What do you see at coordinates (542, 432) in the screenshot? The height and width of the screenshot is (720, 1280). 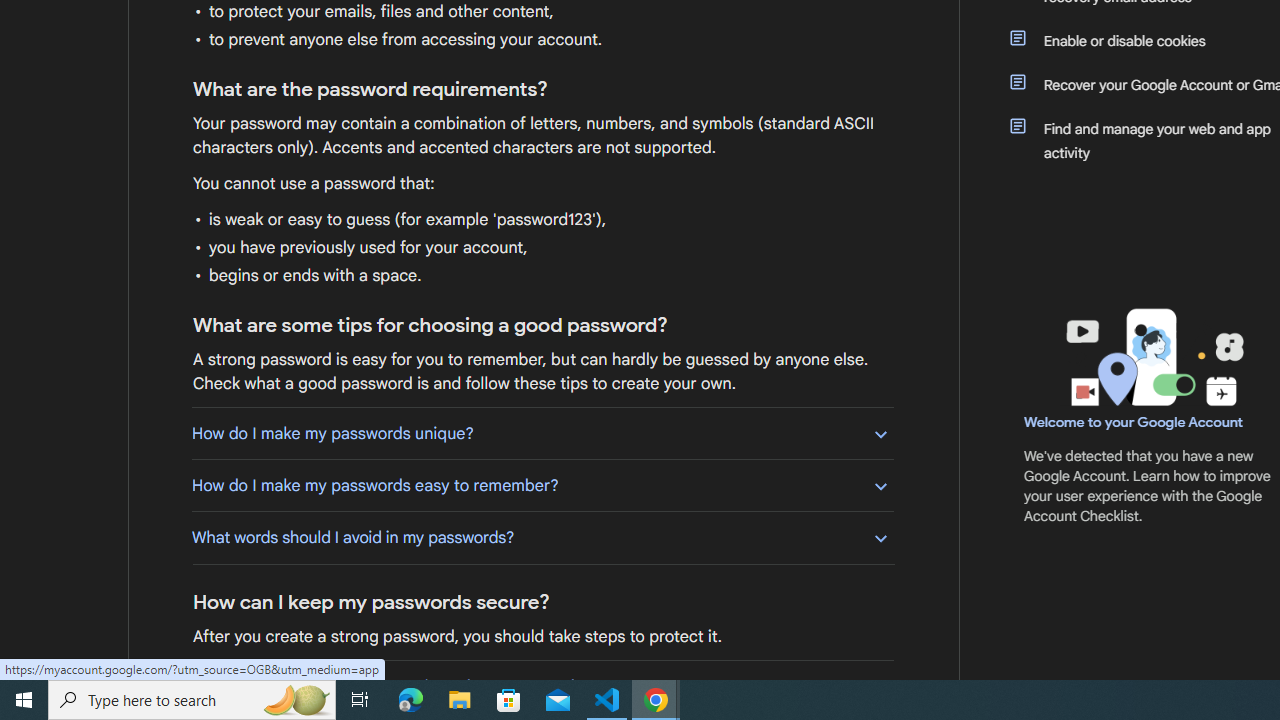 I see `'How do I make my passwords unique?'` at bounding box center [542, 432].